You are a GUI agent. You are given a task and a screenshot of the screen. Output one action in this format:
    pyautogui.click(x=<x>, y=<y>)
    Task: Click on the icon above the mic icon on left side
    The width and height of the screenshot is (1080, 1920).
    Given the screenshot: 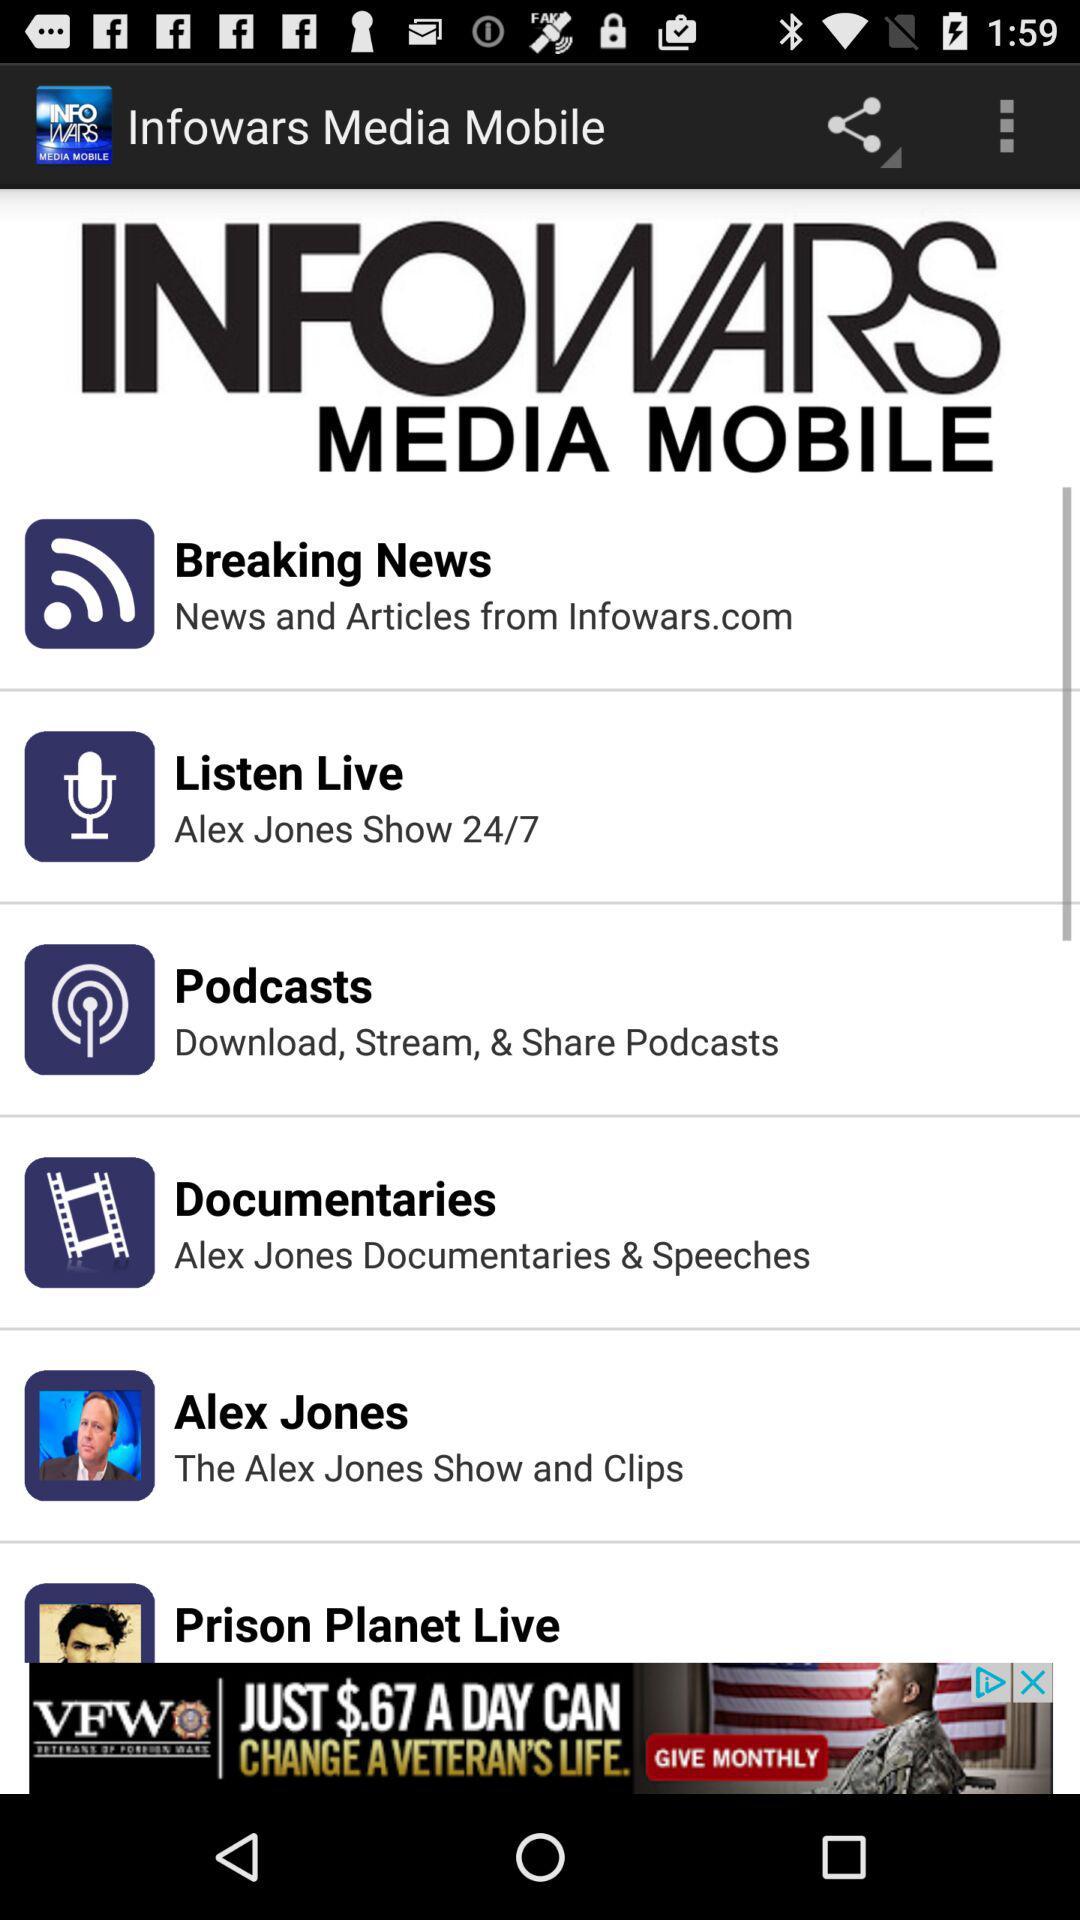 What is the action you would take?
    pyautogui.click(x=88, y=582)
    